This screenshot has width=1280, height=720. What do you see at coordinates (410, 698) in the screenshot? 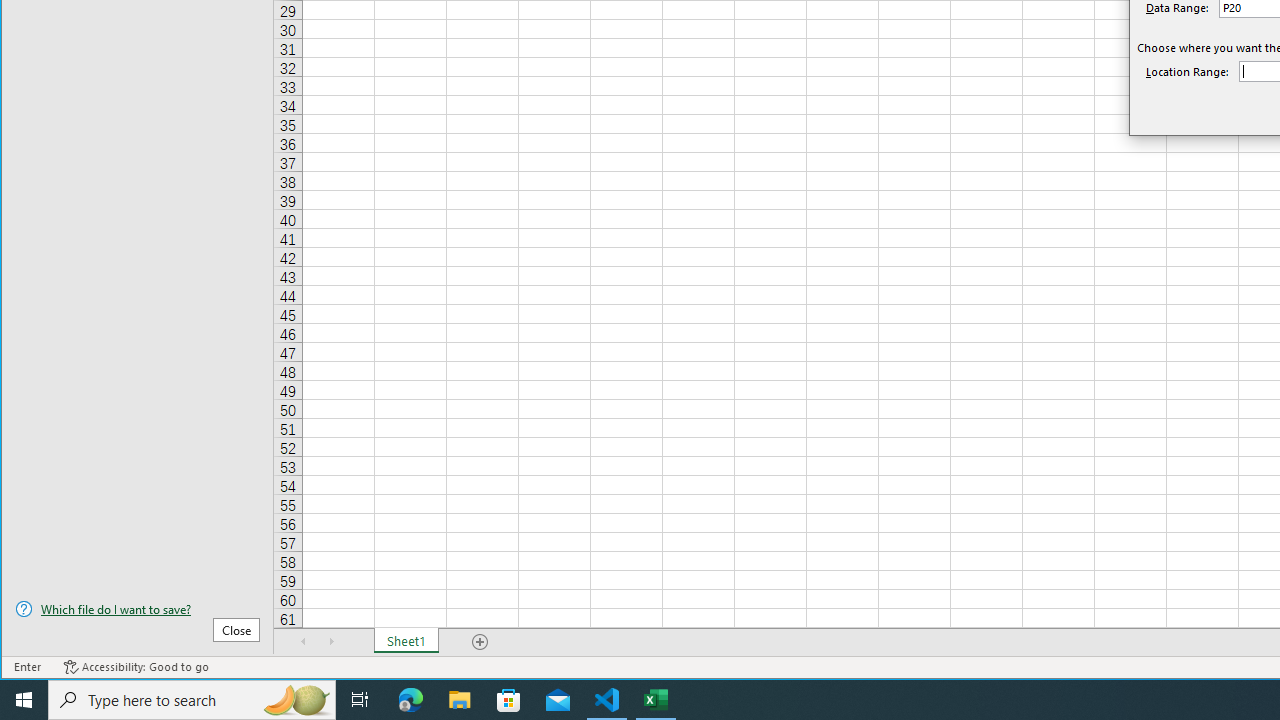
I see `'Microsoft Edge'` at bounding box center [410, 698].